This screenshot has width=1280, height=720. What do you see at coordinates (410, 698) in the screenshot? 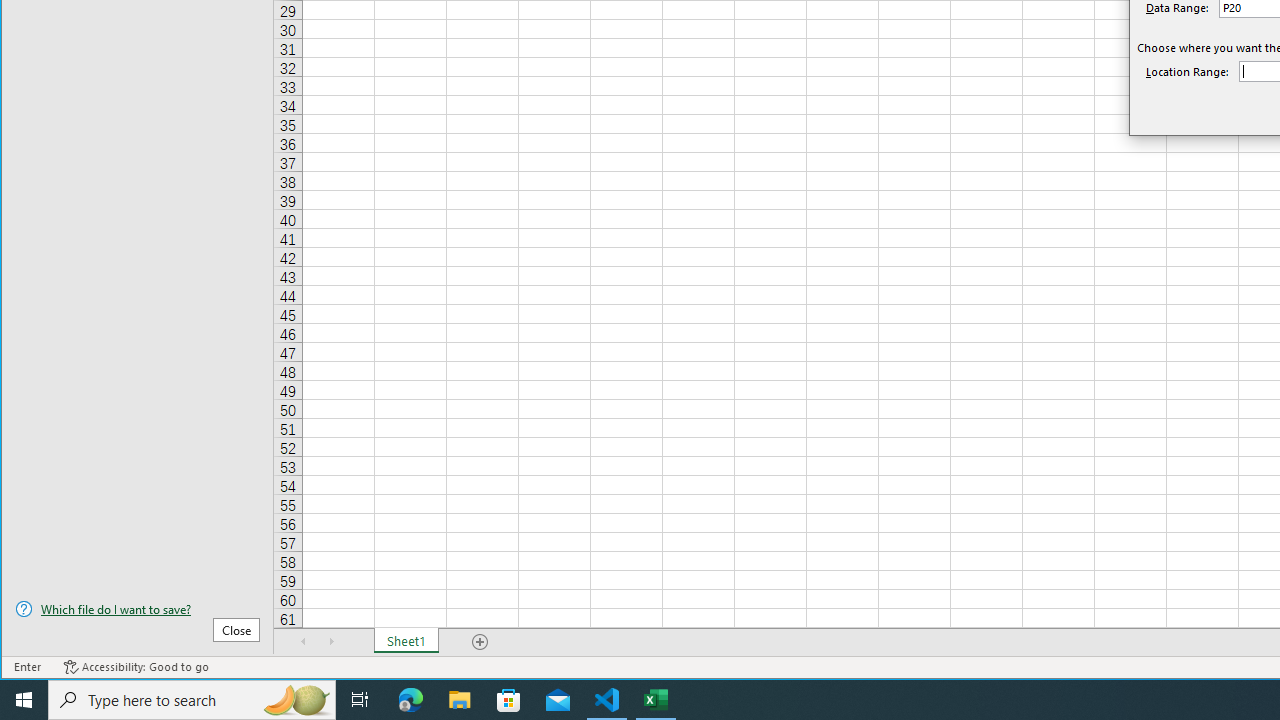
I see `'Microsoft Edge'` at bounding box center [410, 698].